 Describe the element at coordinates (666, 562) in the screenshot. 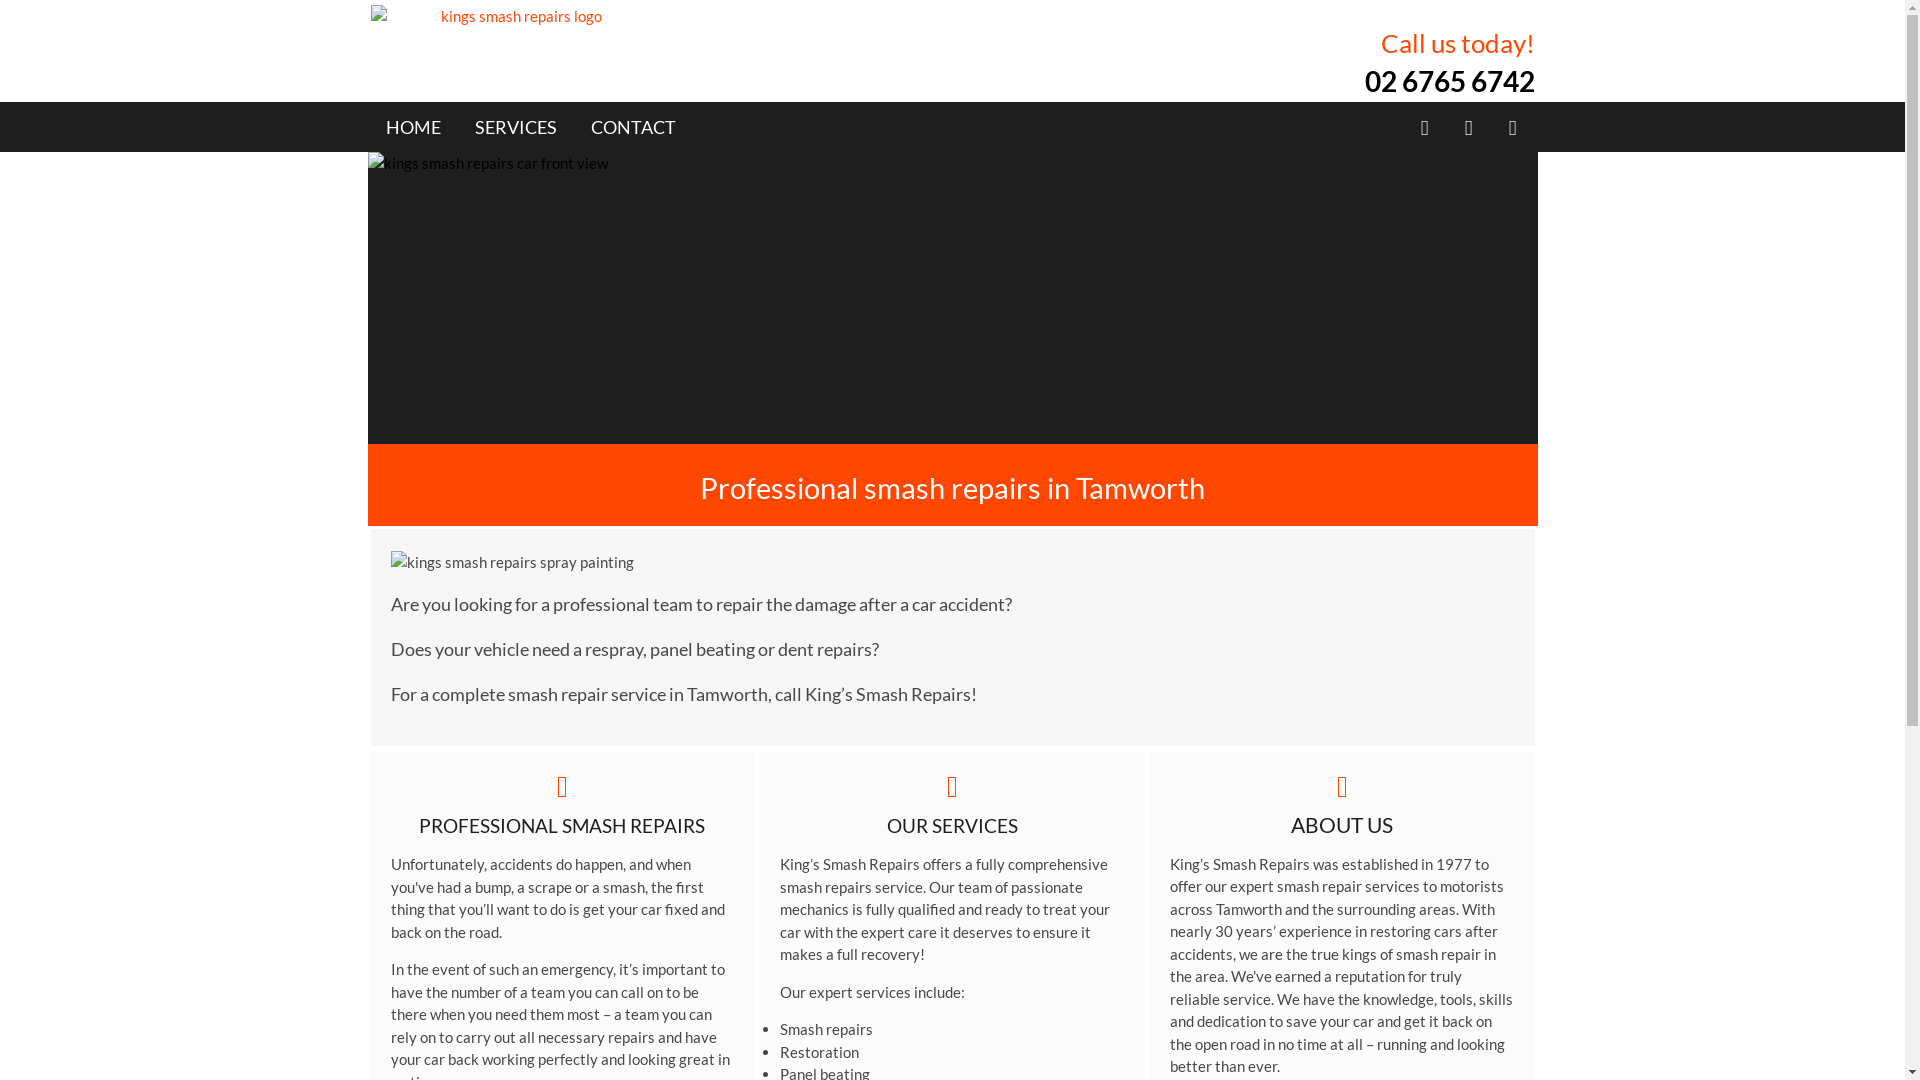

I see `'kings smash repairs spray painting'` at that location.